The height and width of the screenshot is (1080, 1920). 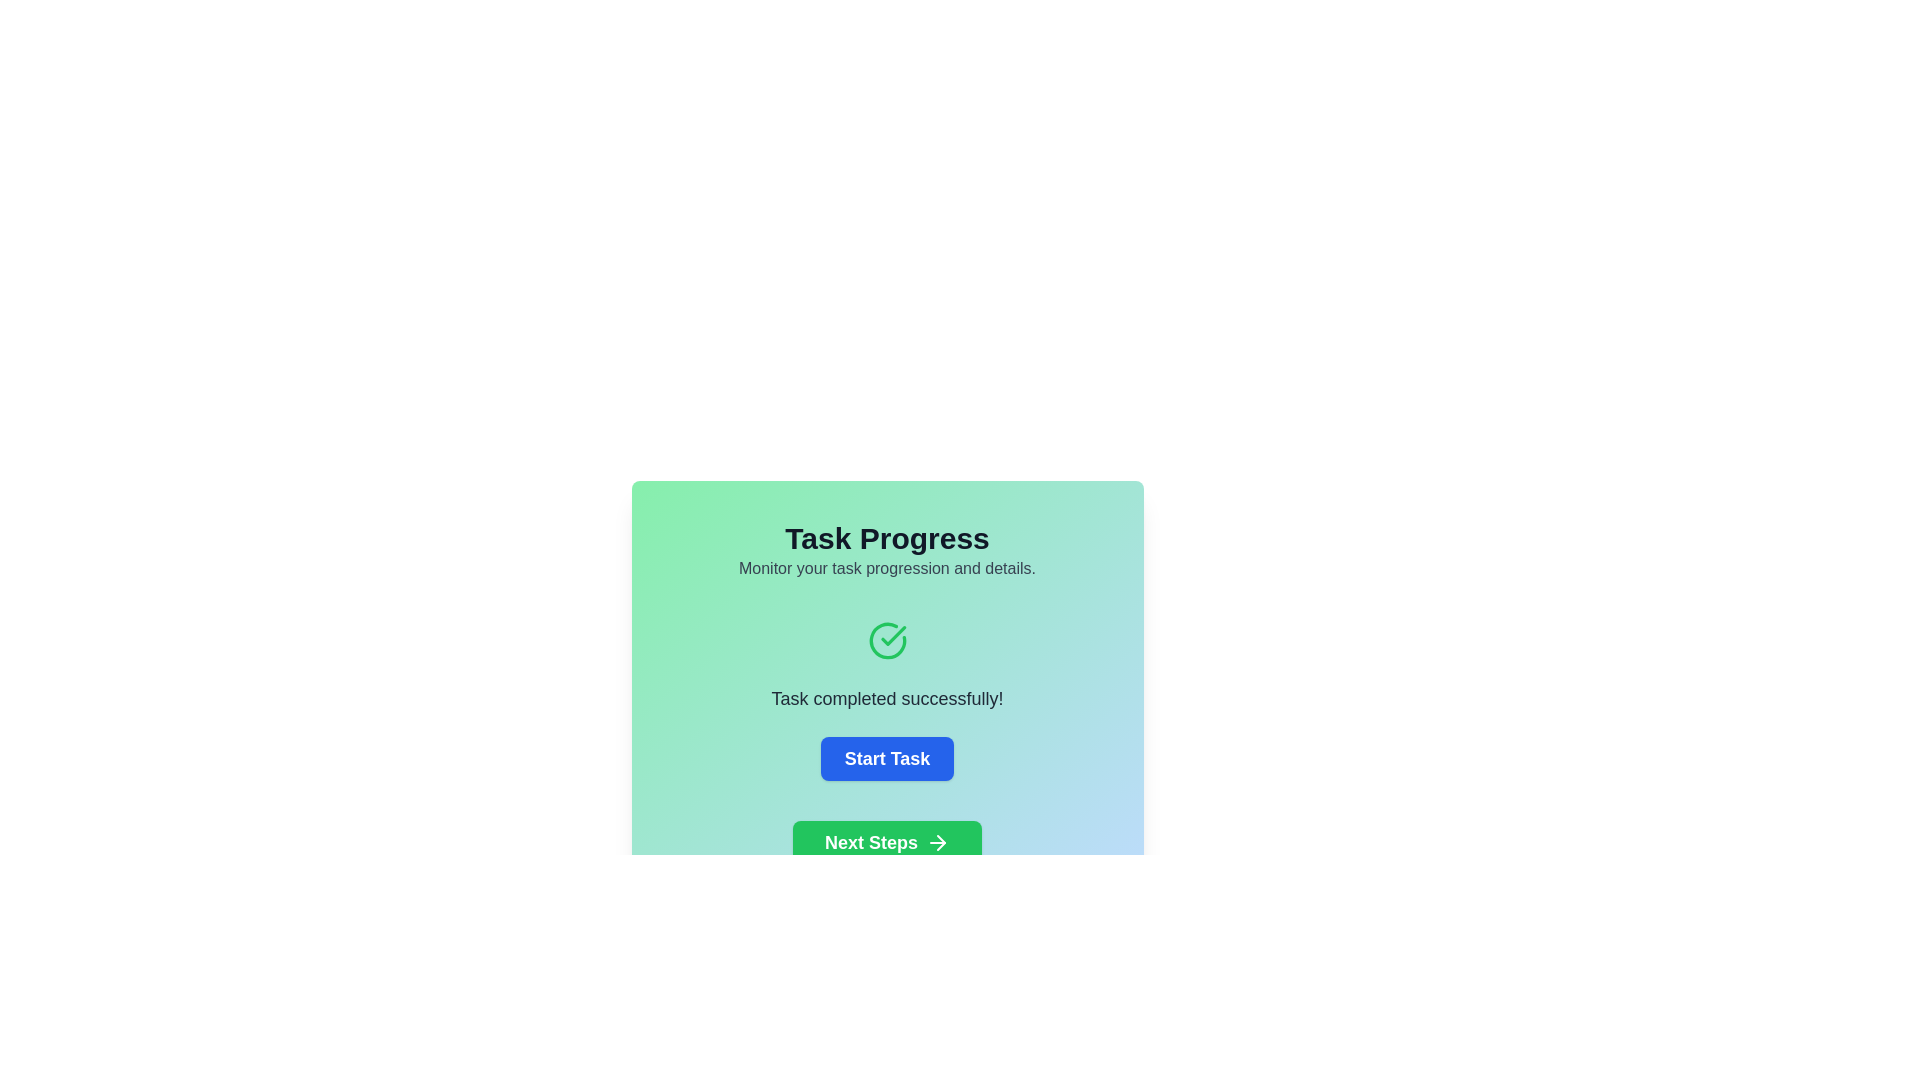 What do you see at coordinates (886, 759) in the screenshot?
I see `the blue rectangular button with rounded corners labeled 'Start Task'` at bounding box center [886, 759].